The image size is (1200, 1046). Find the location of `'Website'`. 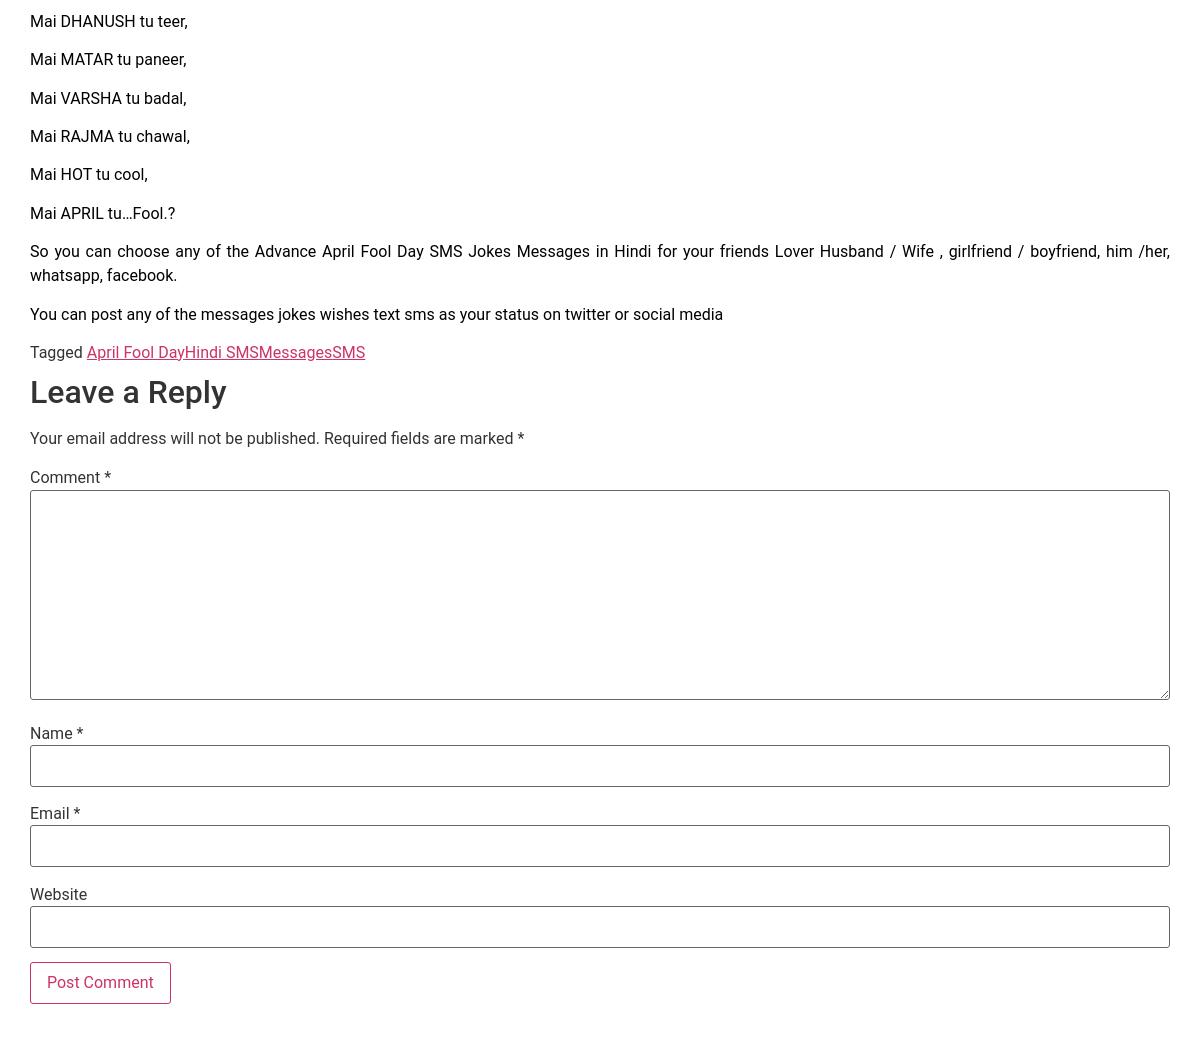

'Website' is located at coordinates (58, 893).